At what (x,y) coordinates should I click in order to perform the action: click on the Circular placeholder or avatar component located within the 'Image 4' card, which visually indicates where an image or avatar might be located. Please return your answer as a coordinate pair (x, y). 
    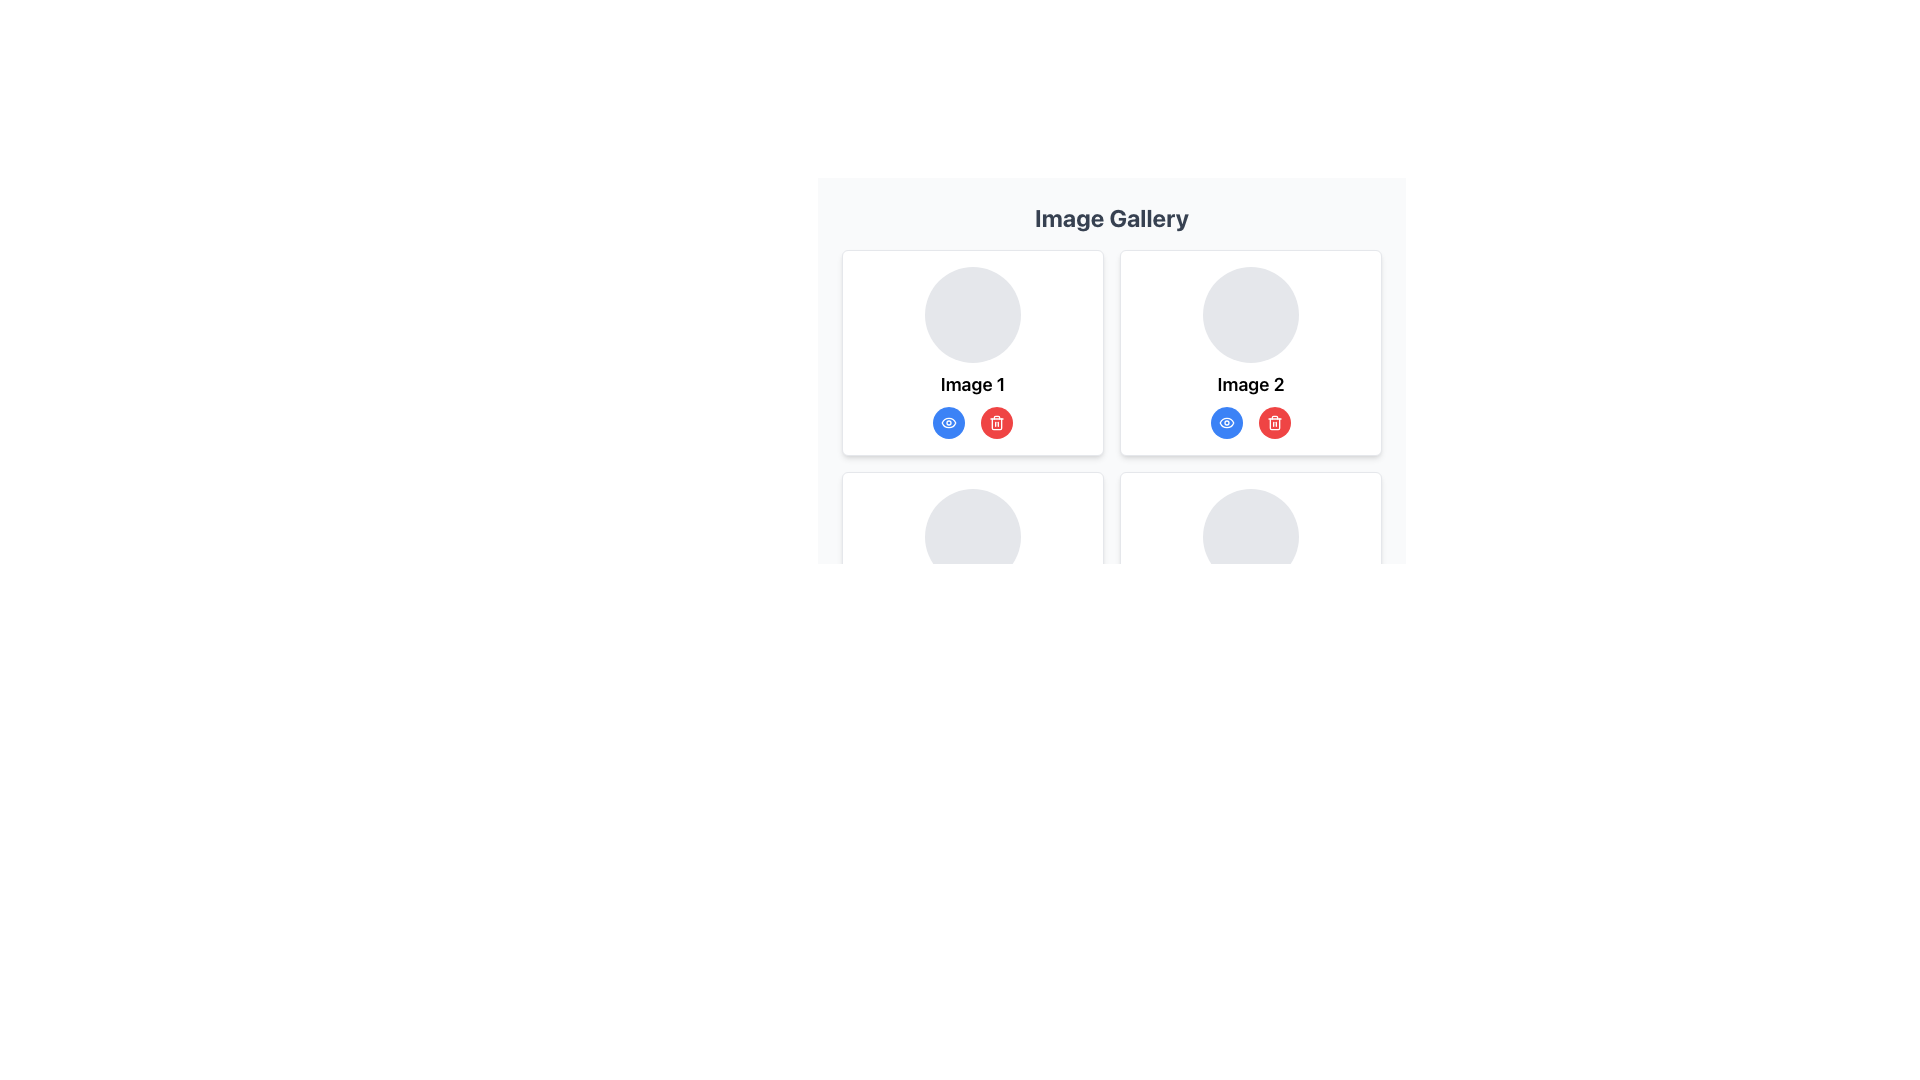
    Looking at the image, I should click on (1250, 535).